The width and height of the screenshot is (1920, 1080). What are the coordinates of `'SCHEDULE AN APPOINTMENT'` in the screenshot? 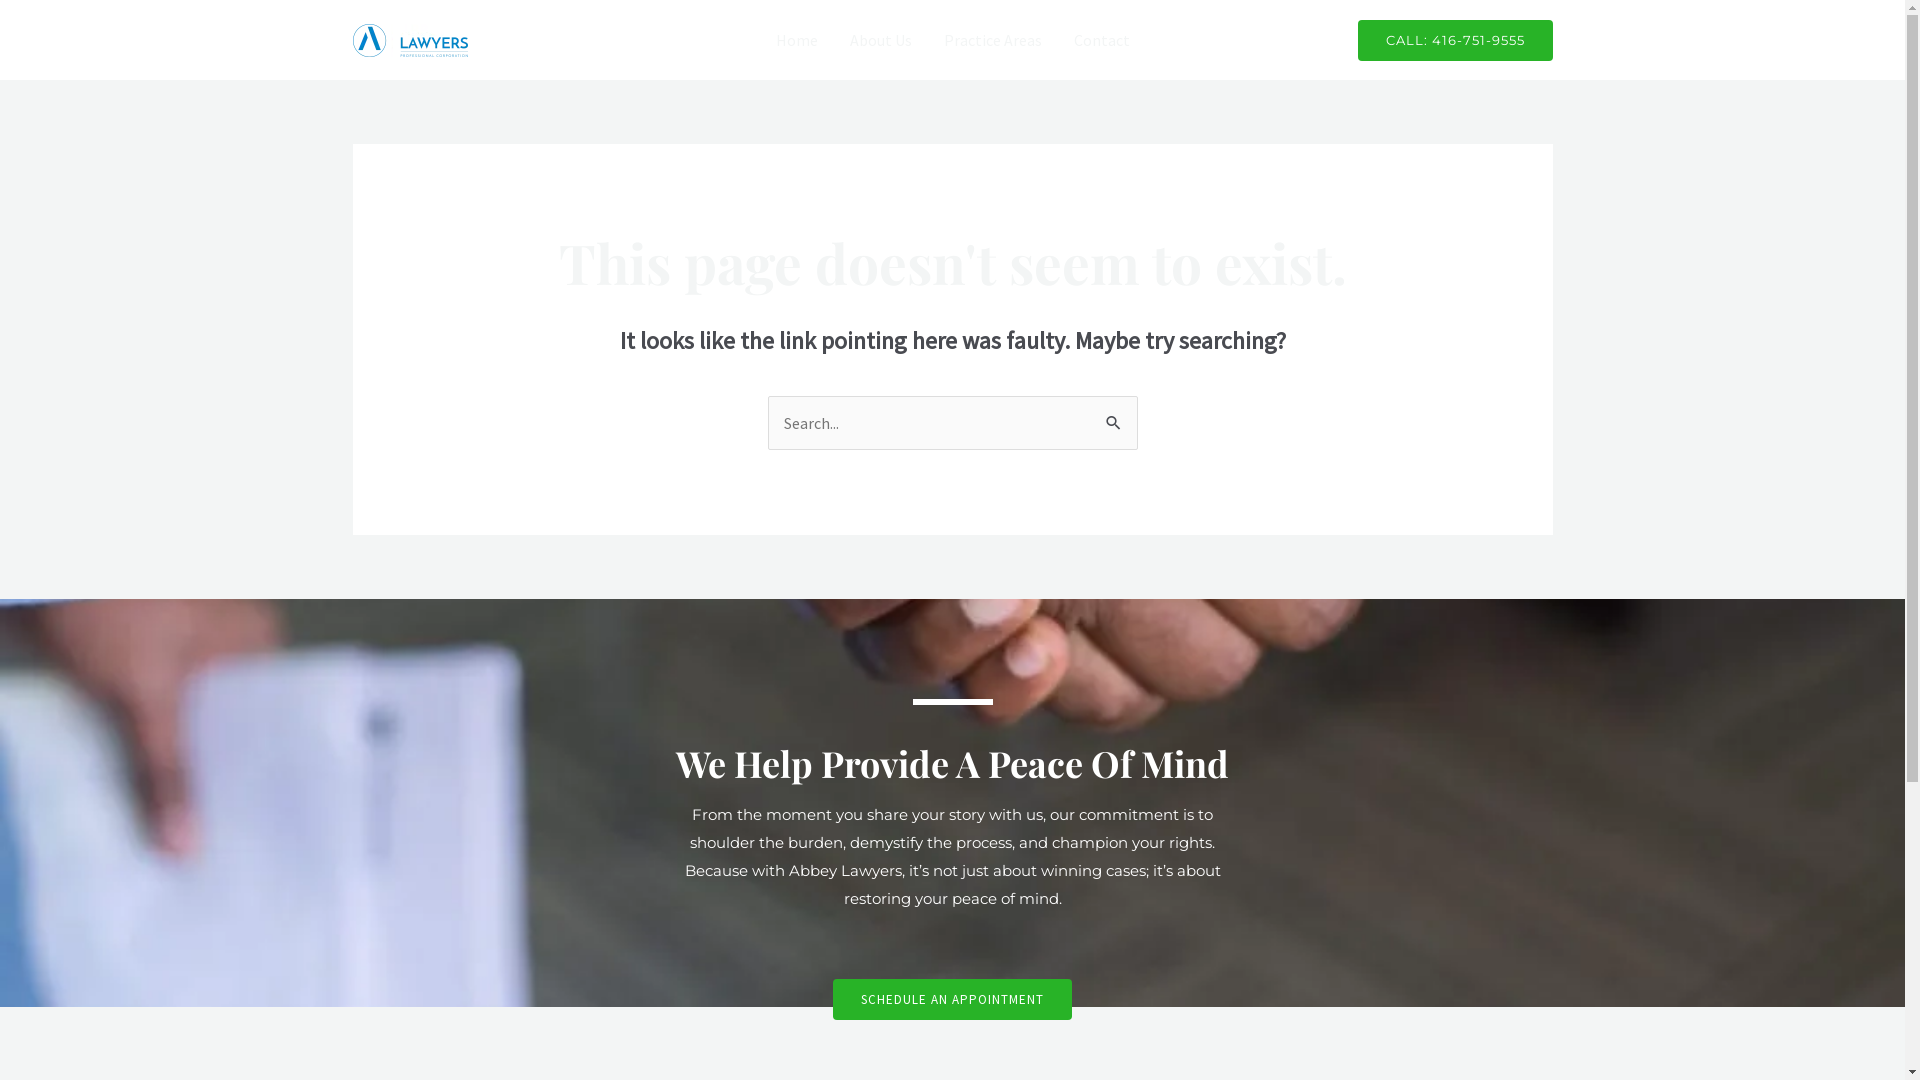 It's located at (951, 999).